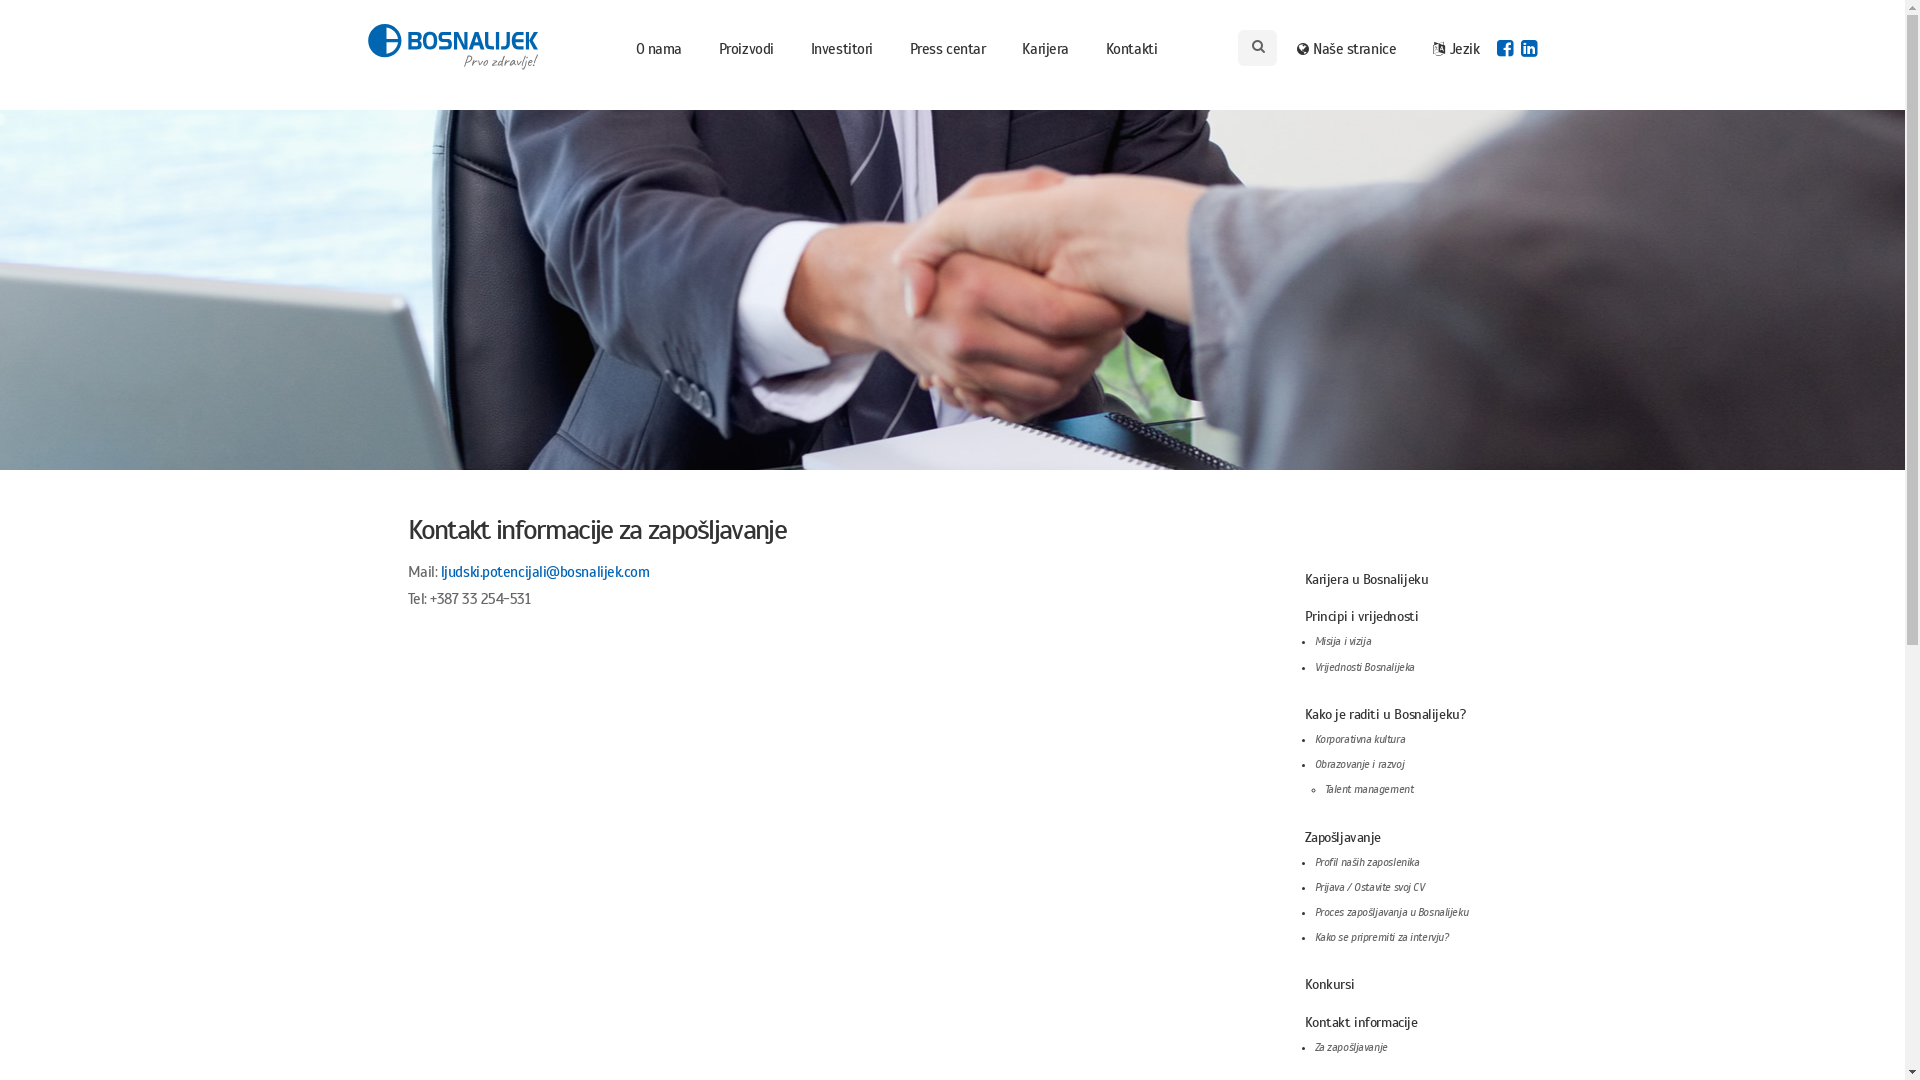 This screenshot has width=1920, height=1080. I want to click on 'Konkursi', so click(1329, 983).